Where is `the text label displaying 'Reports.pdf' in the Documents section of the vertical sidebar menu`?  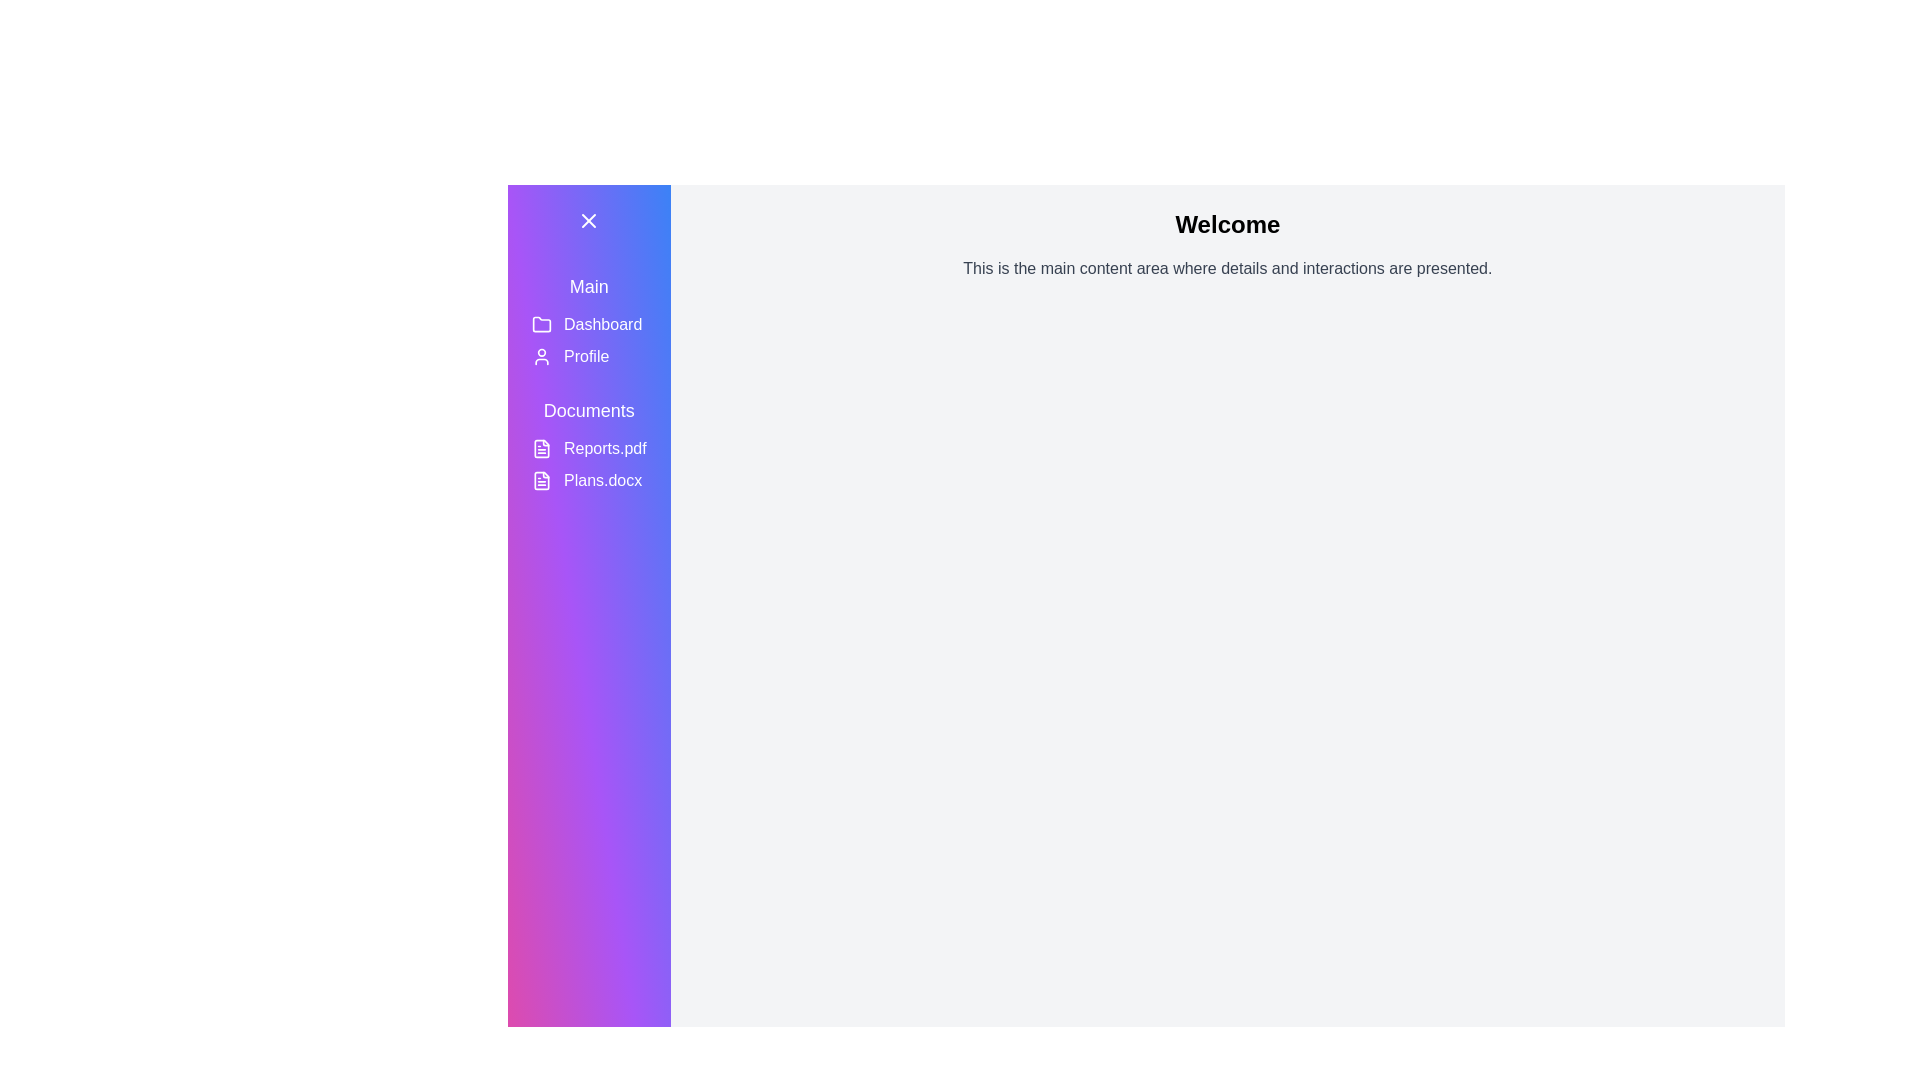
the text label displaying 'Reports.pdf' in the Documents section of the vertical sidebar menu is located at coordinates (588, 446).